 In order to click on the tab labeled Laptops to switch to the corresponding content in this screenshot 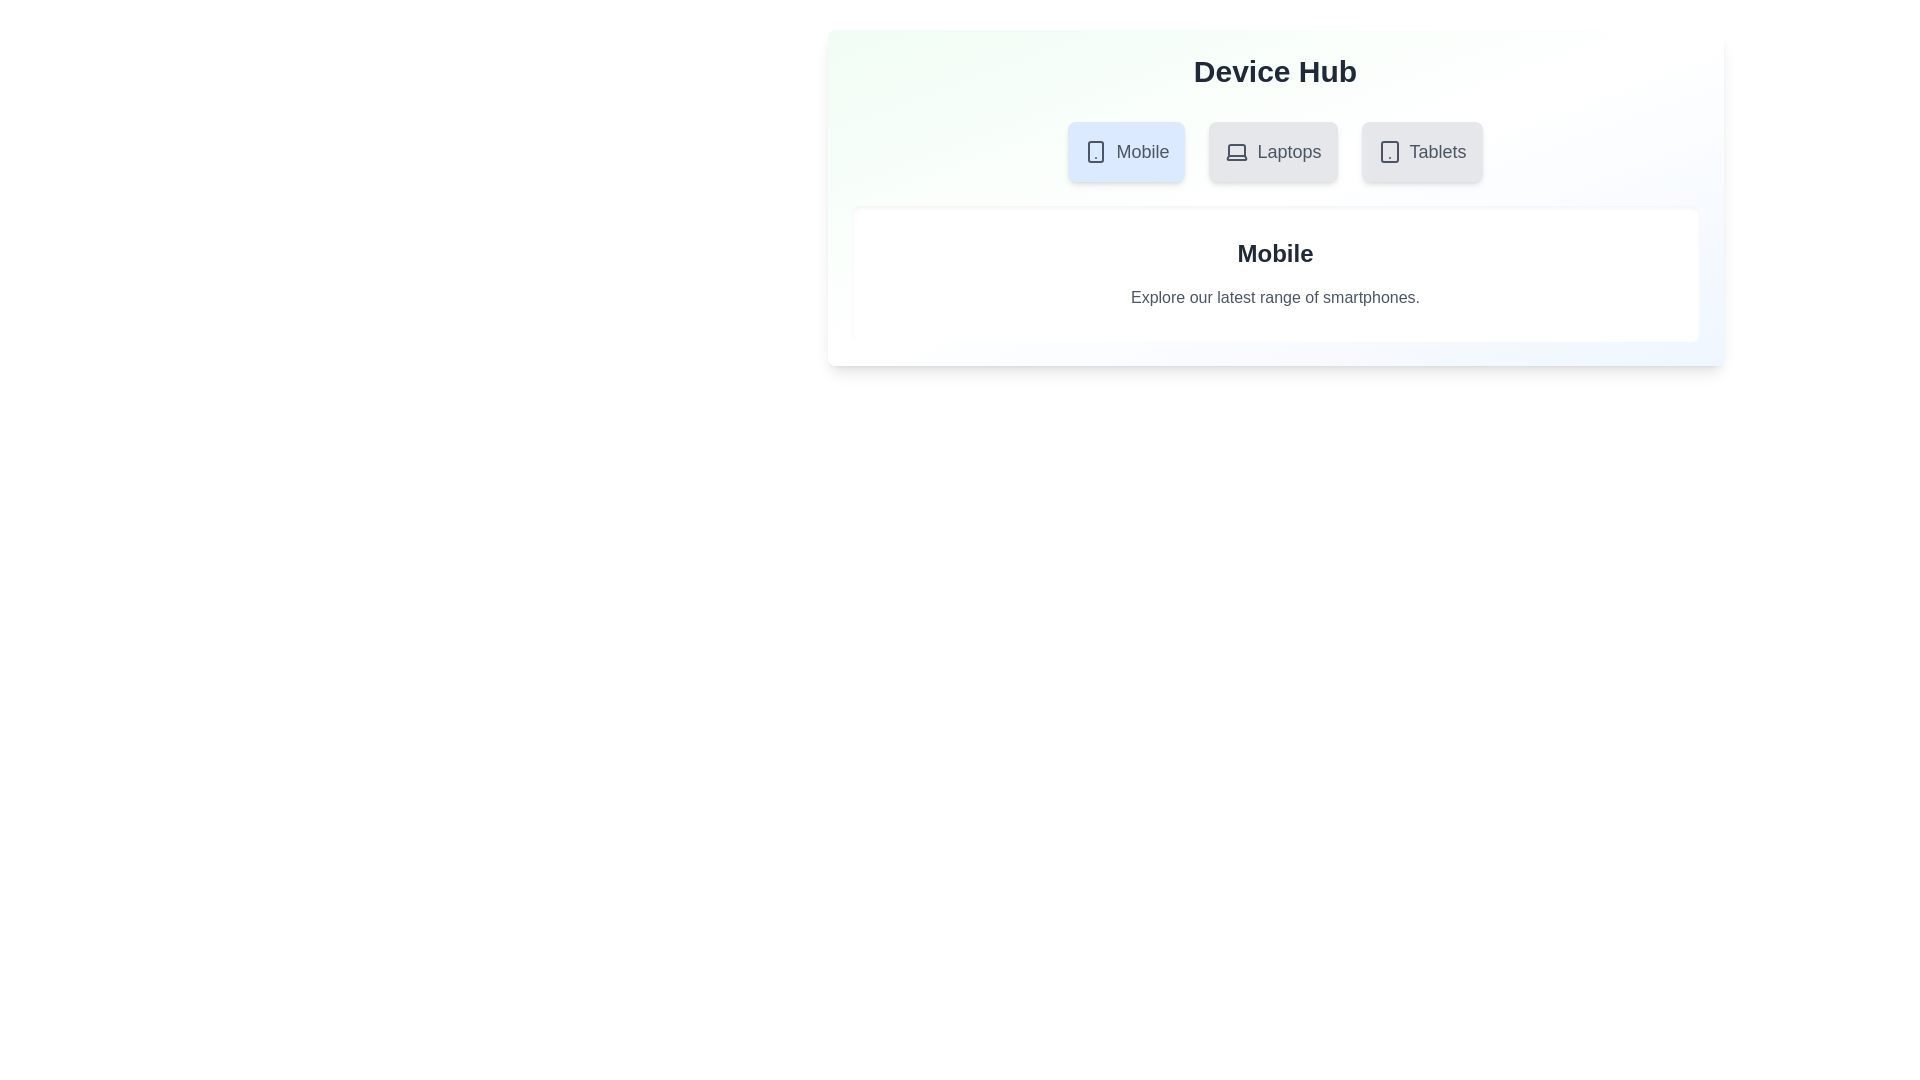, I will do `click(1272, 150)`.